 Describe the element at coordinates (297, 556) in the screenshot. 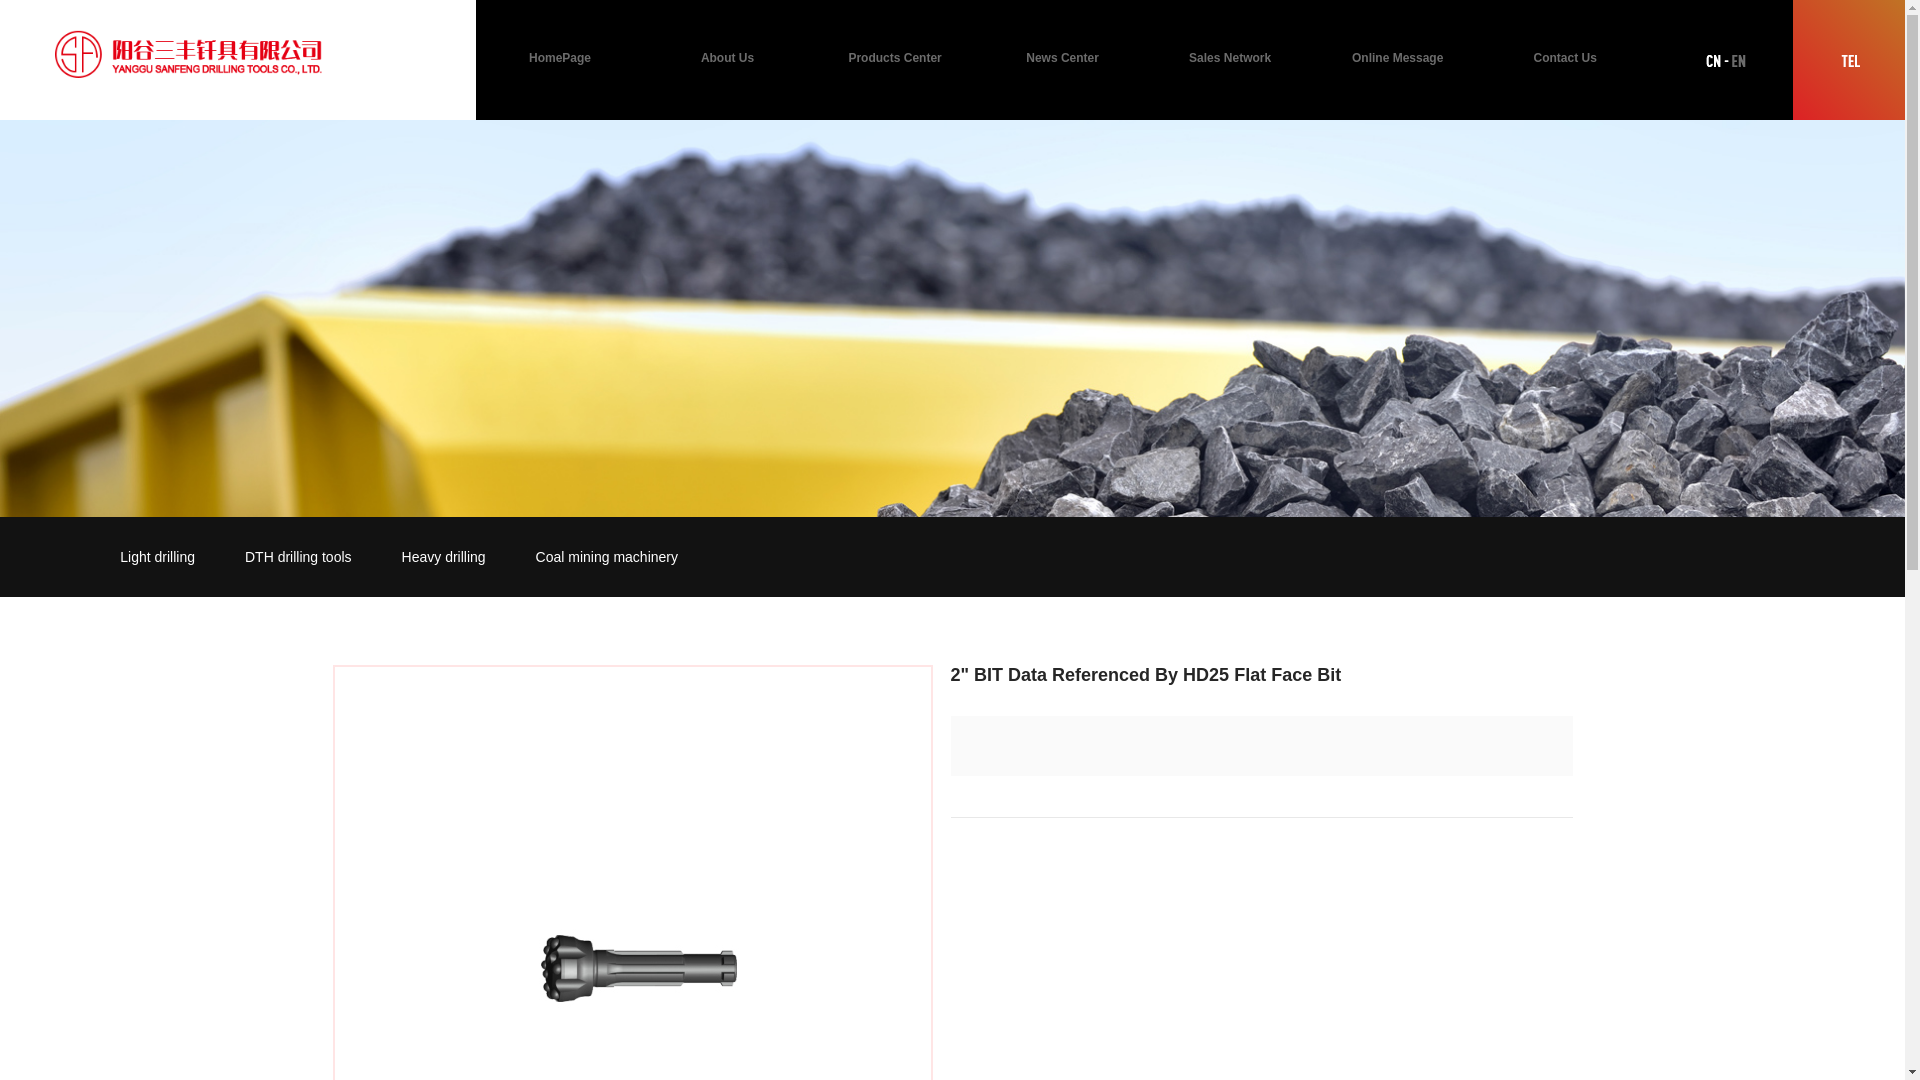

I see `'DTH drilling tools'` at that location.